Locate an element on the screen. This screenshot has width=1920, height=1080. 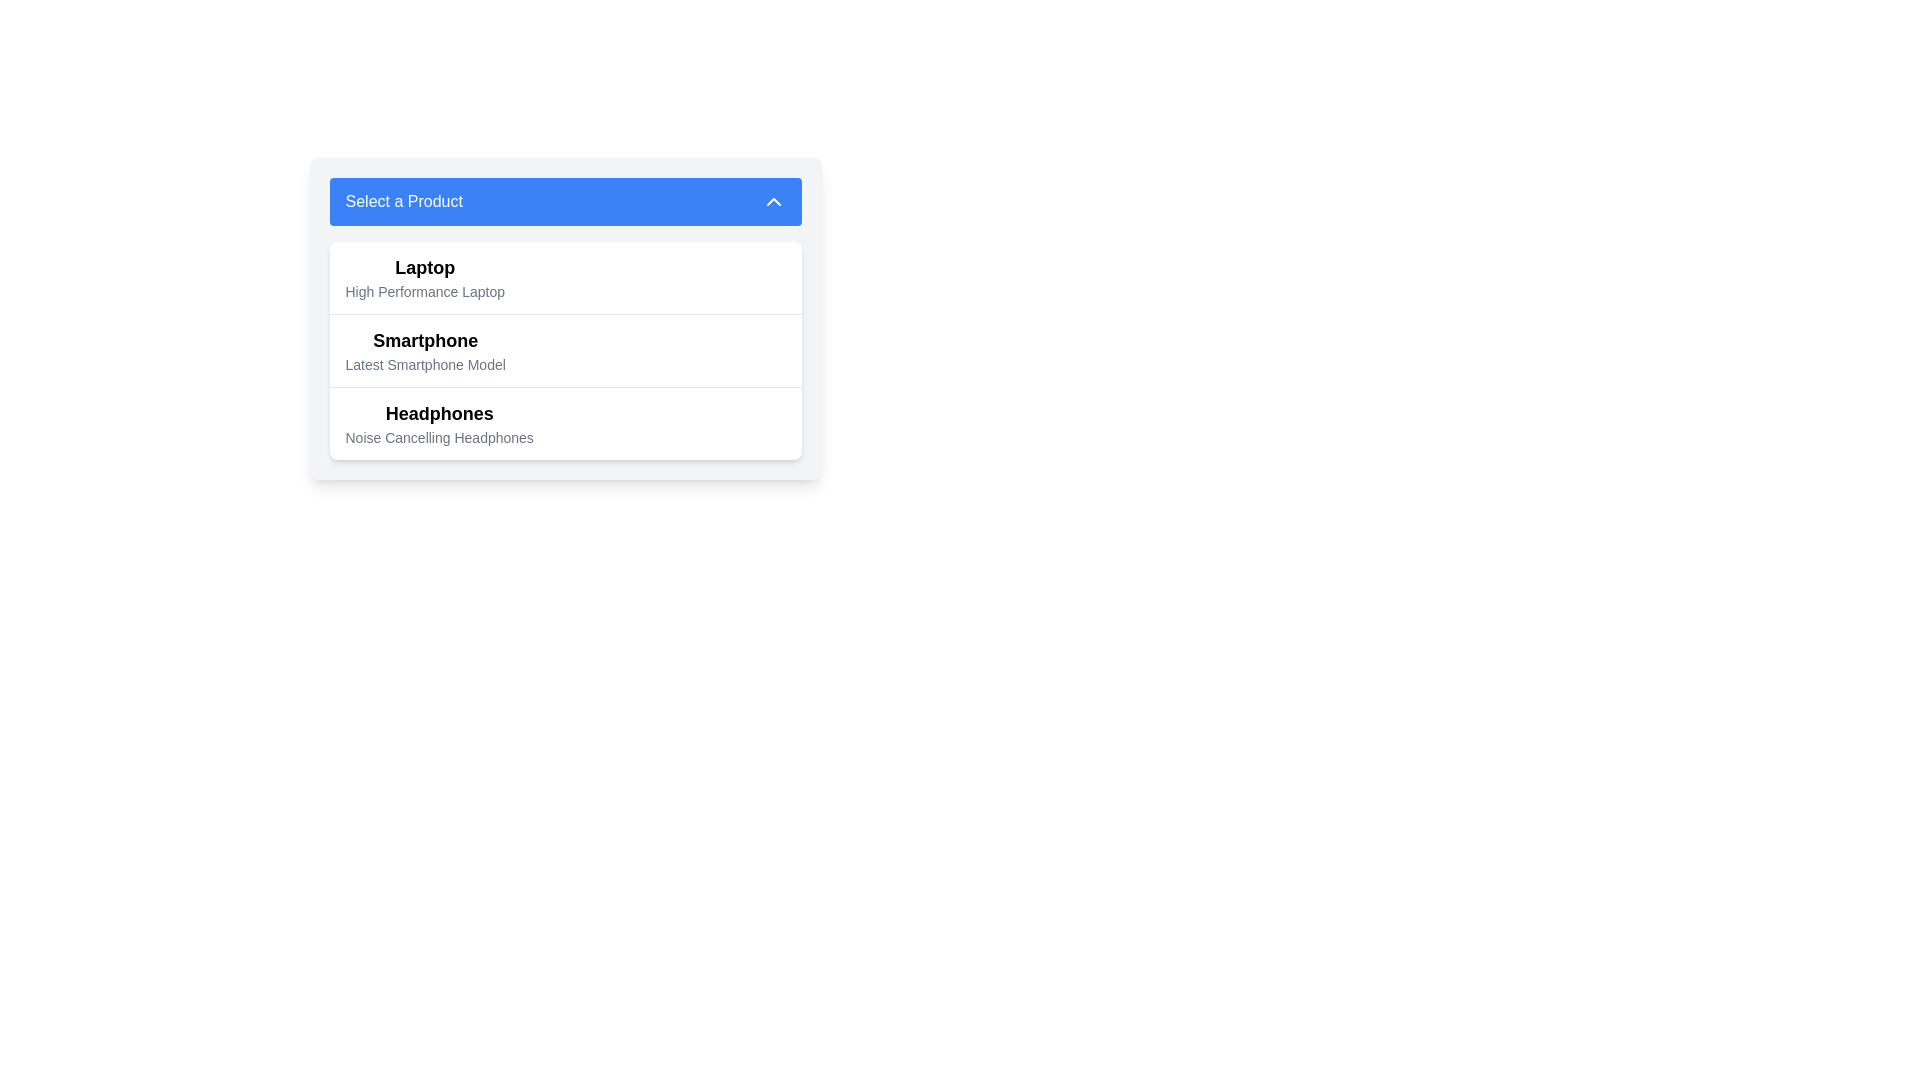
the 'Headphones' list item in the product selection dropdown is located at coordinates (564, 422).